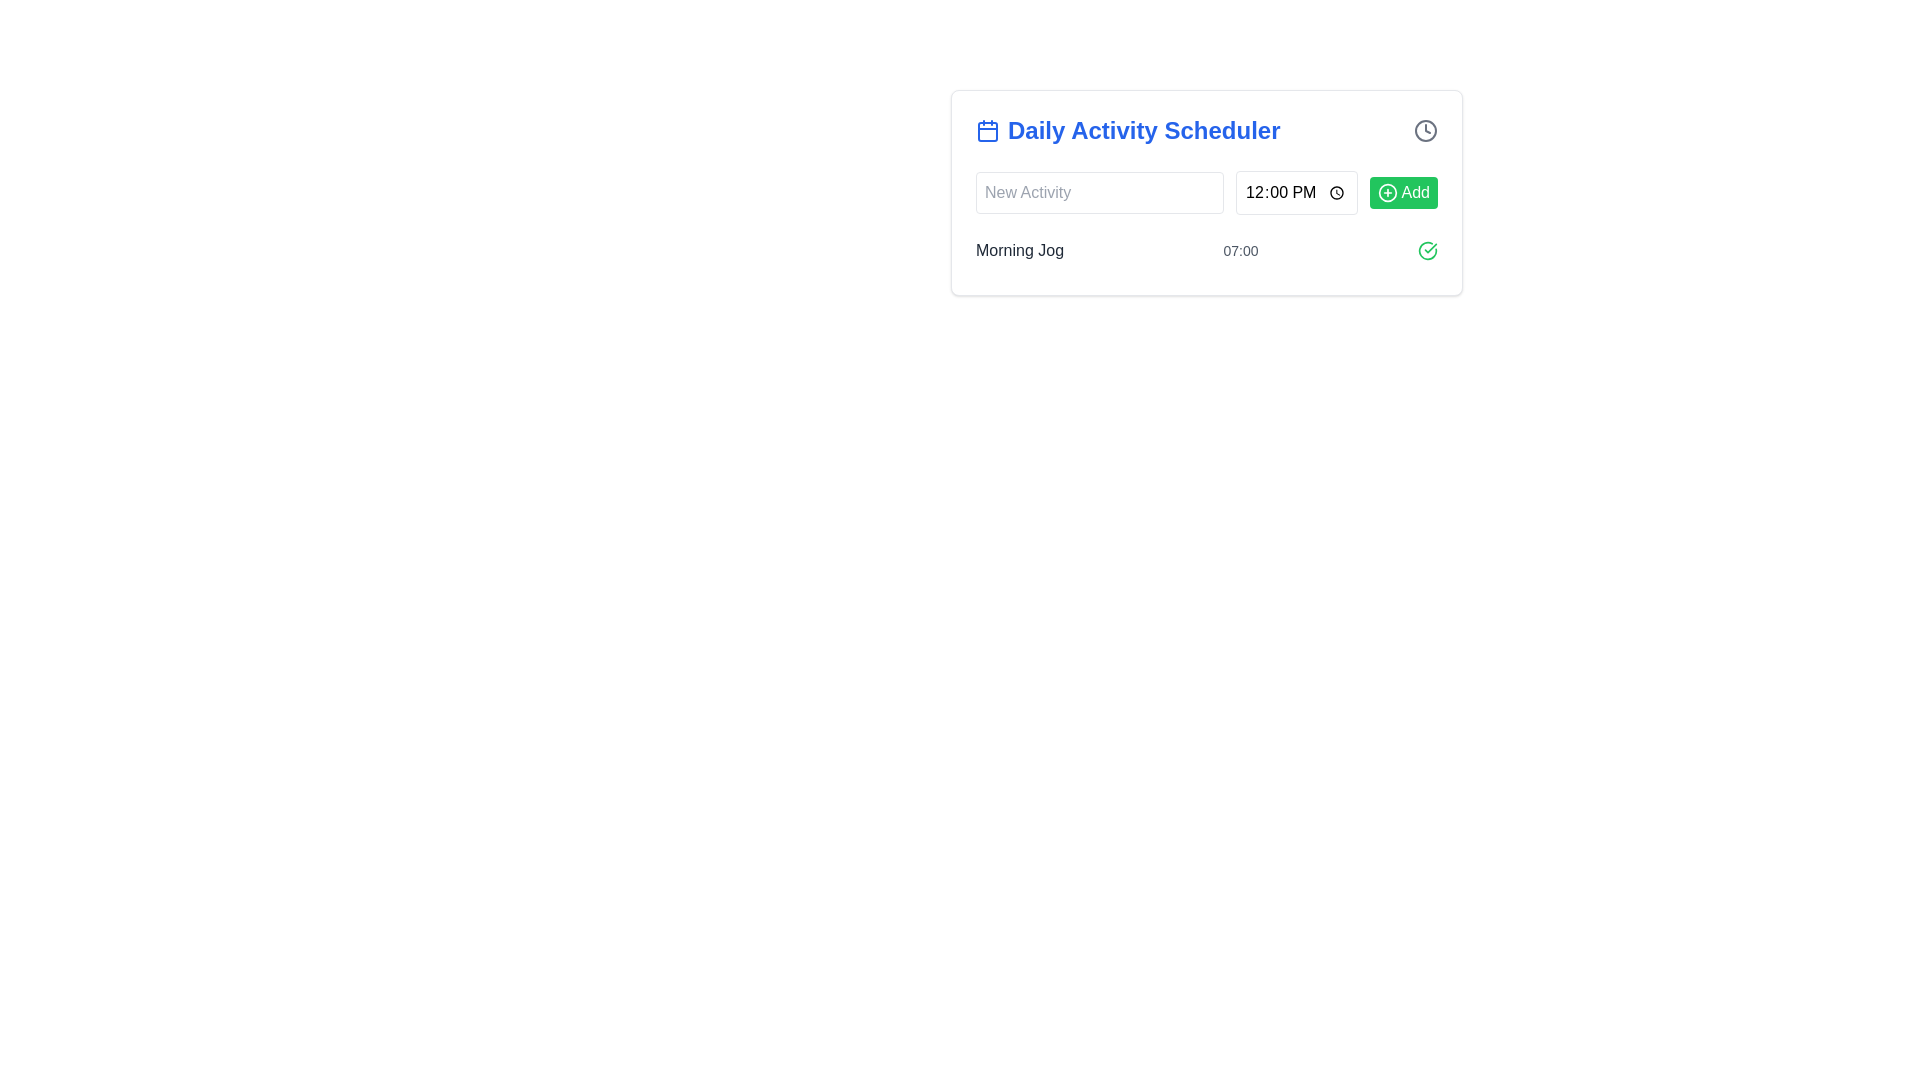 The image size is (1920, 1080). What do you see at coordinates (1402, 192) in the screenshot?
I see `the 'Add Activity' button located at the far-right end of the row, adjacent to the 'New Activity' text input field and the time selector` at bounding box center [1402, 192].